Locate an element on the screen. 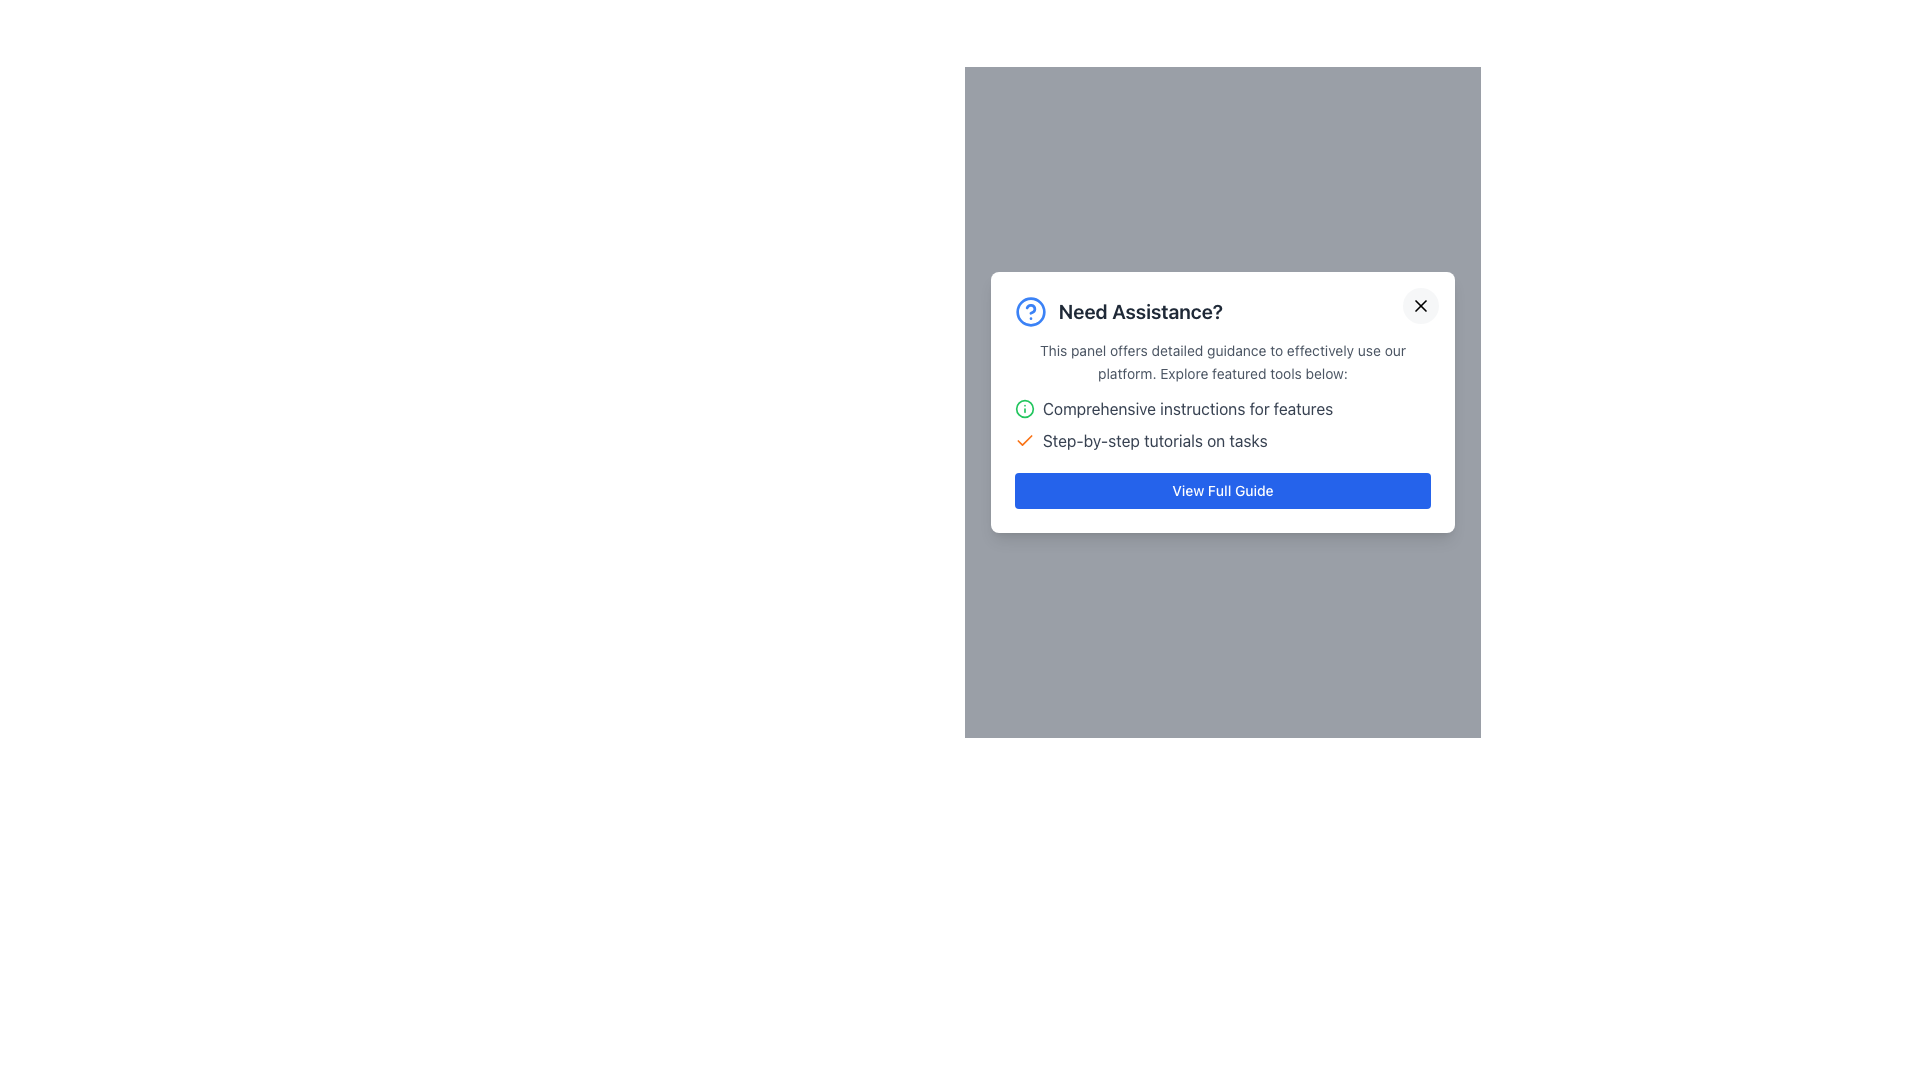  the bottom-right part of the 'X' icon in the top-right corner of the 'Need Assistance?' modal is located at coordinates (1420, 305).